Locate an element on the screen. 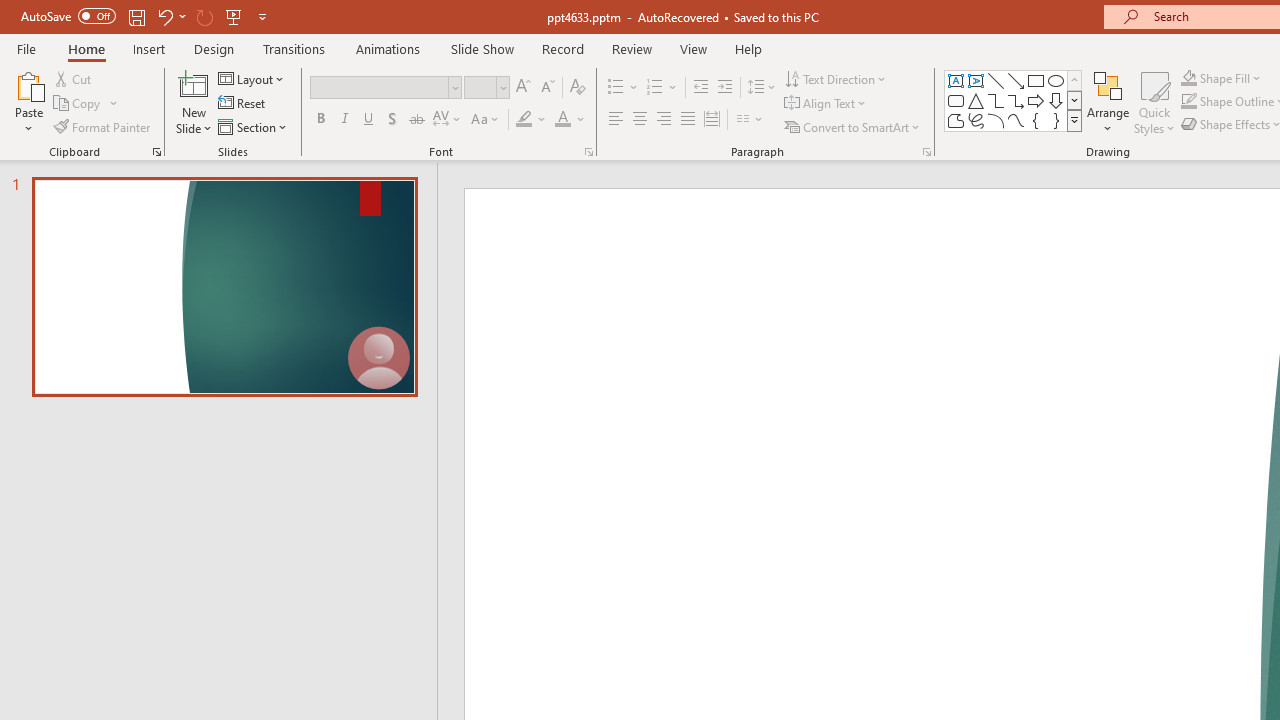  'Cut' is located at coordinates (74, 78).